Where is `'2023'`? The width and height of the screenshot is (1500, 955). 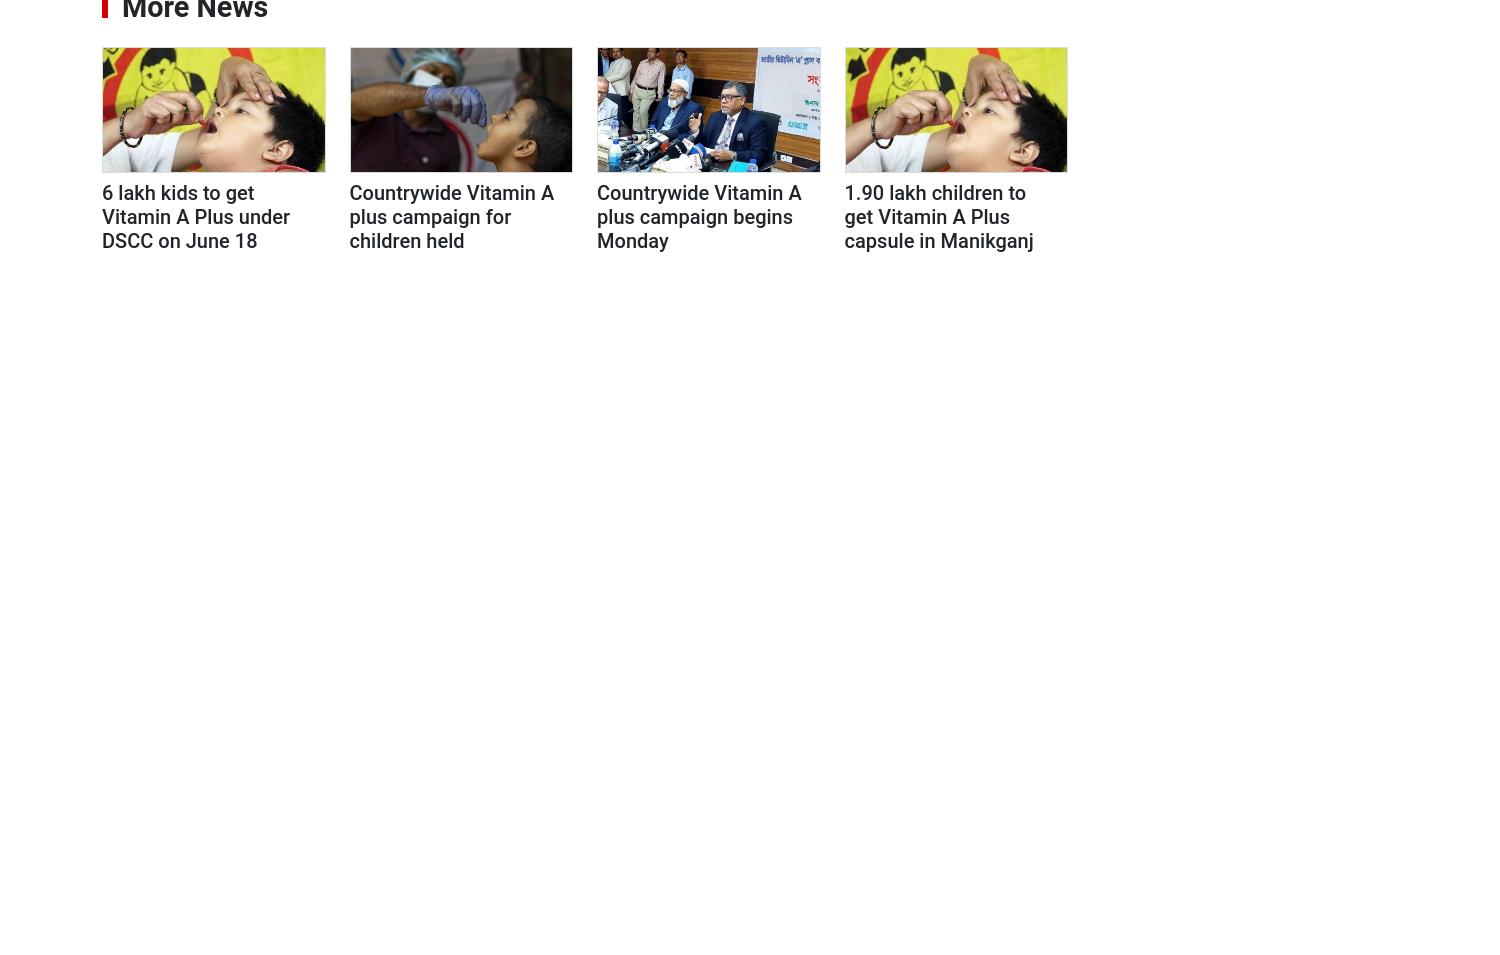 '2023' is located at coordinates (1309, 59).